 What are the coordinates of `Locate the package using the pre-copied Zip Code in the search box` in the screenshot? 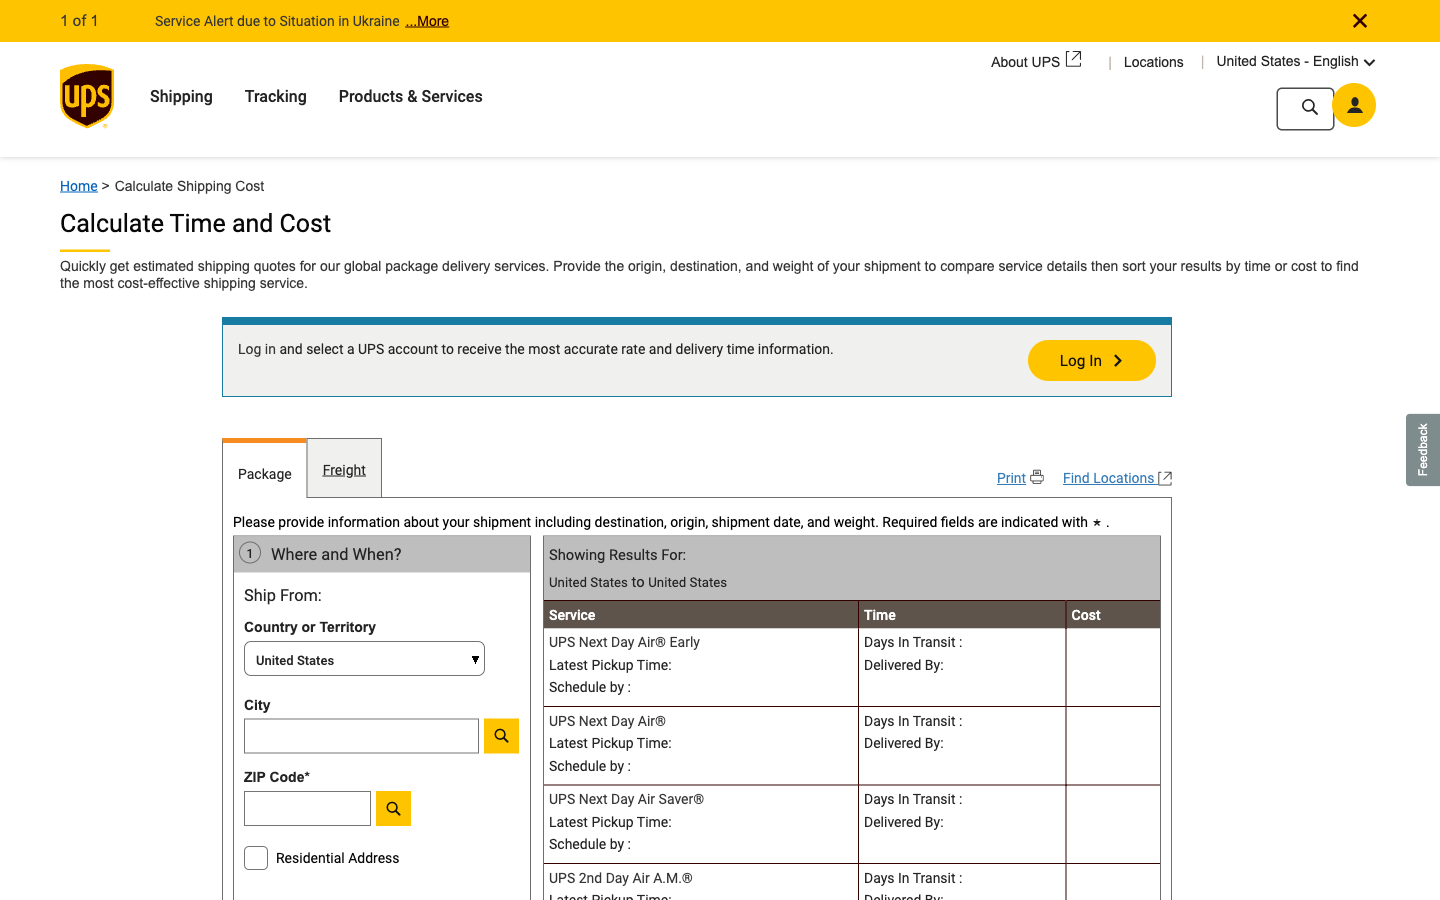 It's located at (360, 813).